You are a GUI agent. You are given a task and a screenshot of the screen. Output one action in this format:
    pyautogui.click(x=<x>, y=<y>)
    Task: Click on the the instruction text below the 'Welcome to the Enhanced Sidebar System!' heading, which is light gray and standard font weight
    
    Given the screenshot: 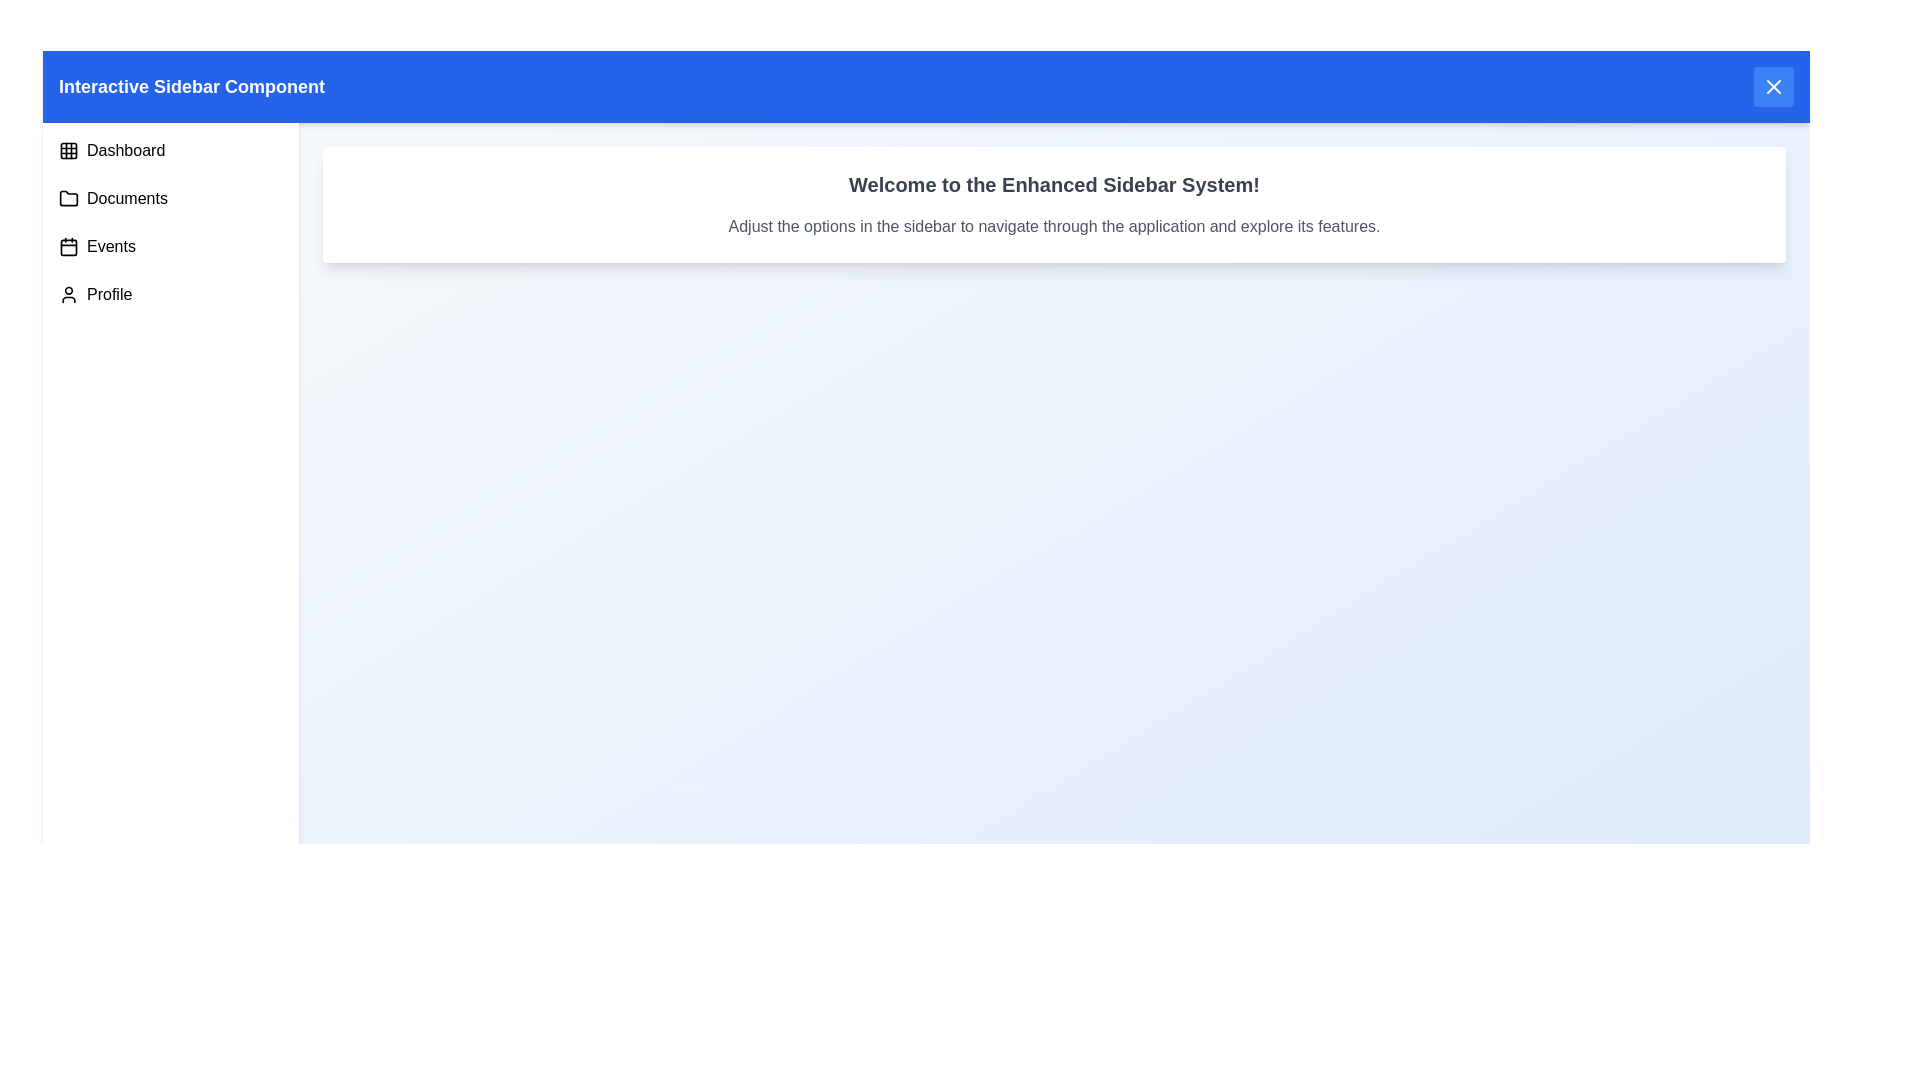 What is the action you would take?
    pyautogui.click(x=1053, y=226)
    